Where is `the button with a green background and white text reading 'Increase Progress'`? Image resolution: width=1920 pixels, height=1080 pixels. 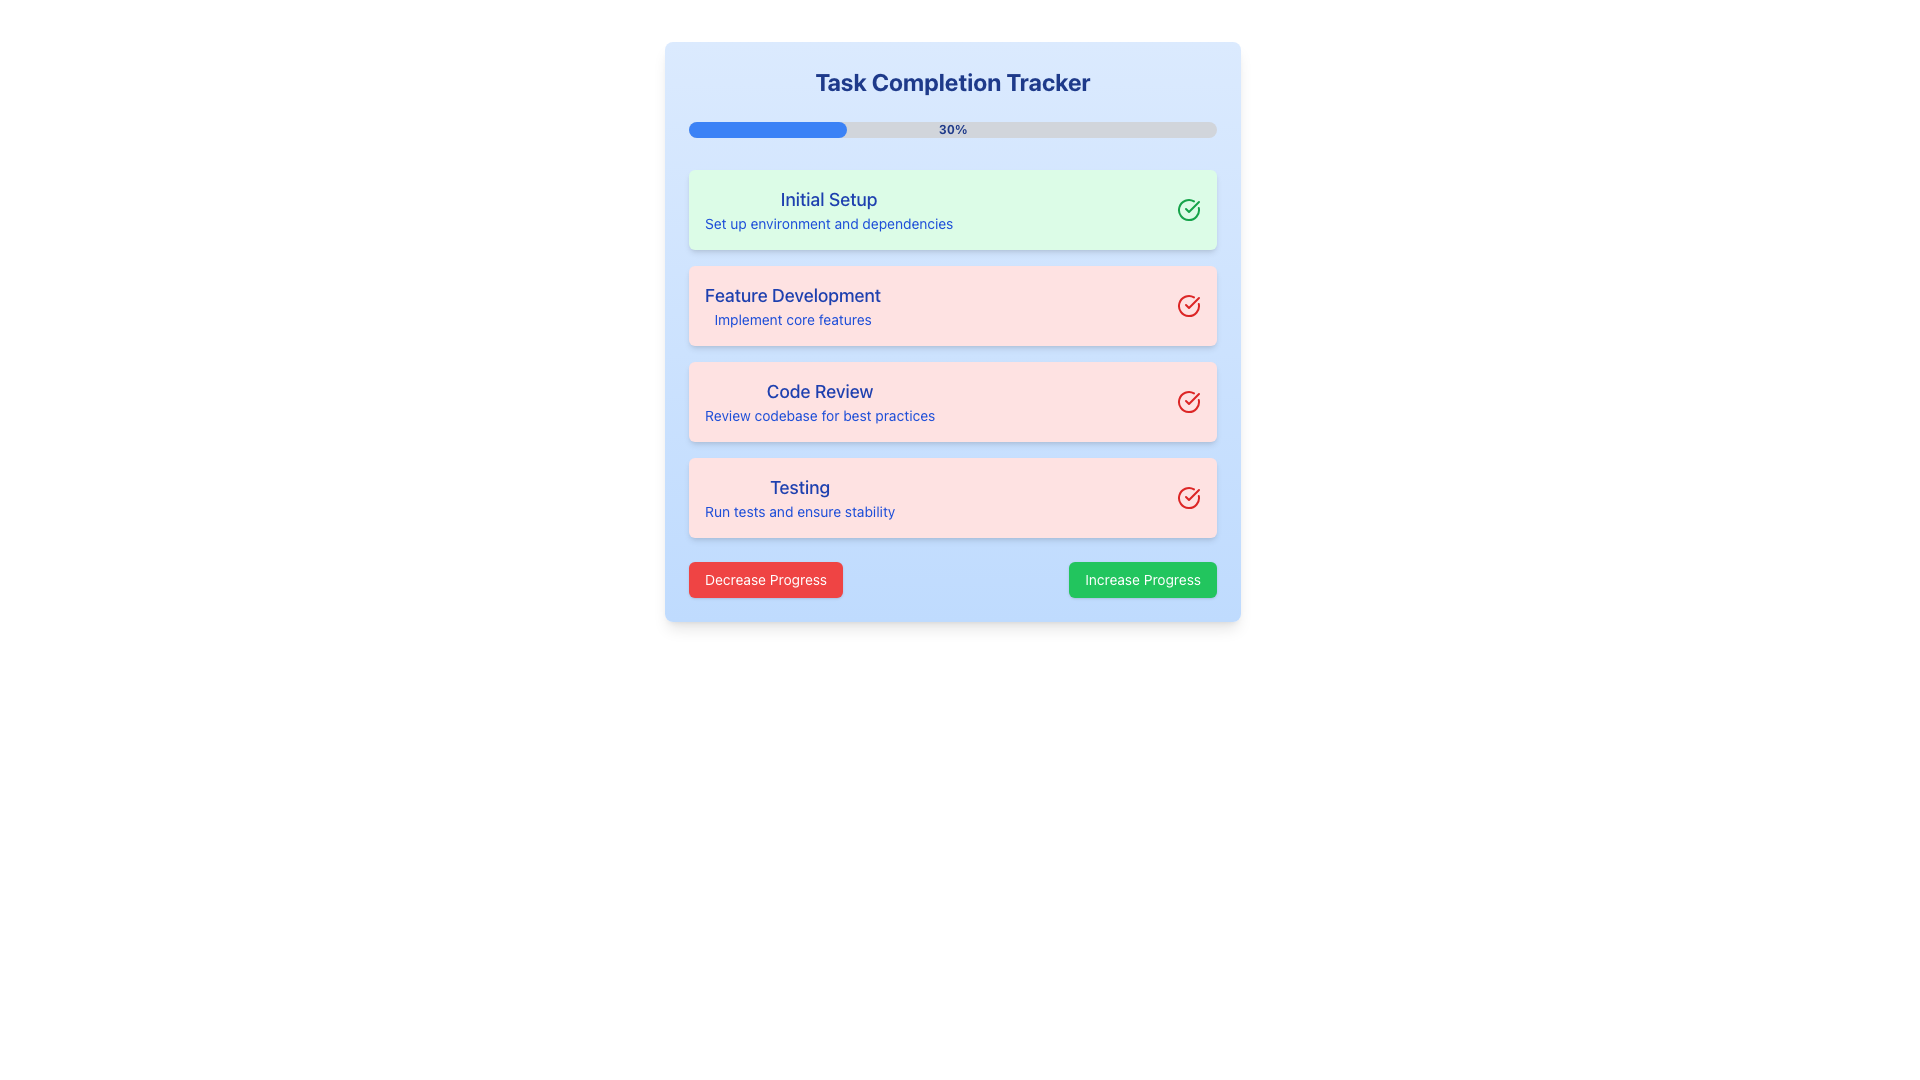
the button with a green background and white text reading 'Increase Progress' is located at coordinates (1143, 579).